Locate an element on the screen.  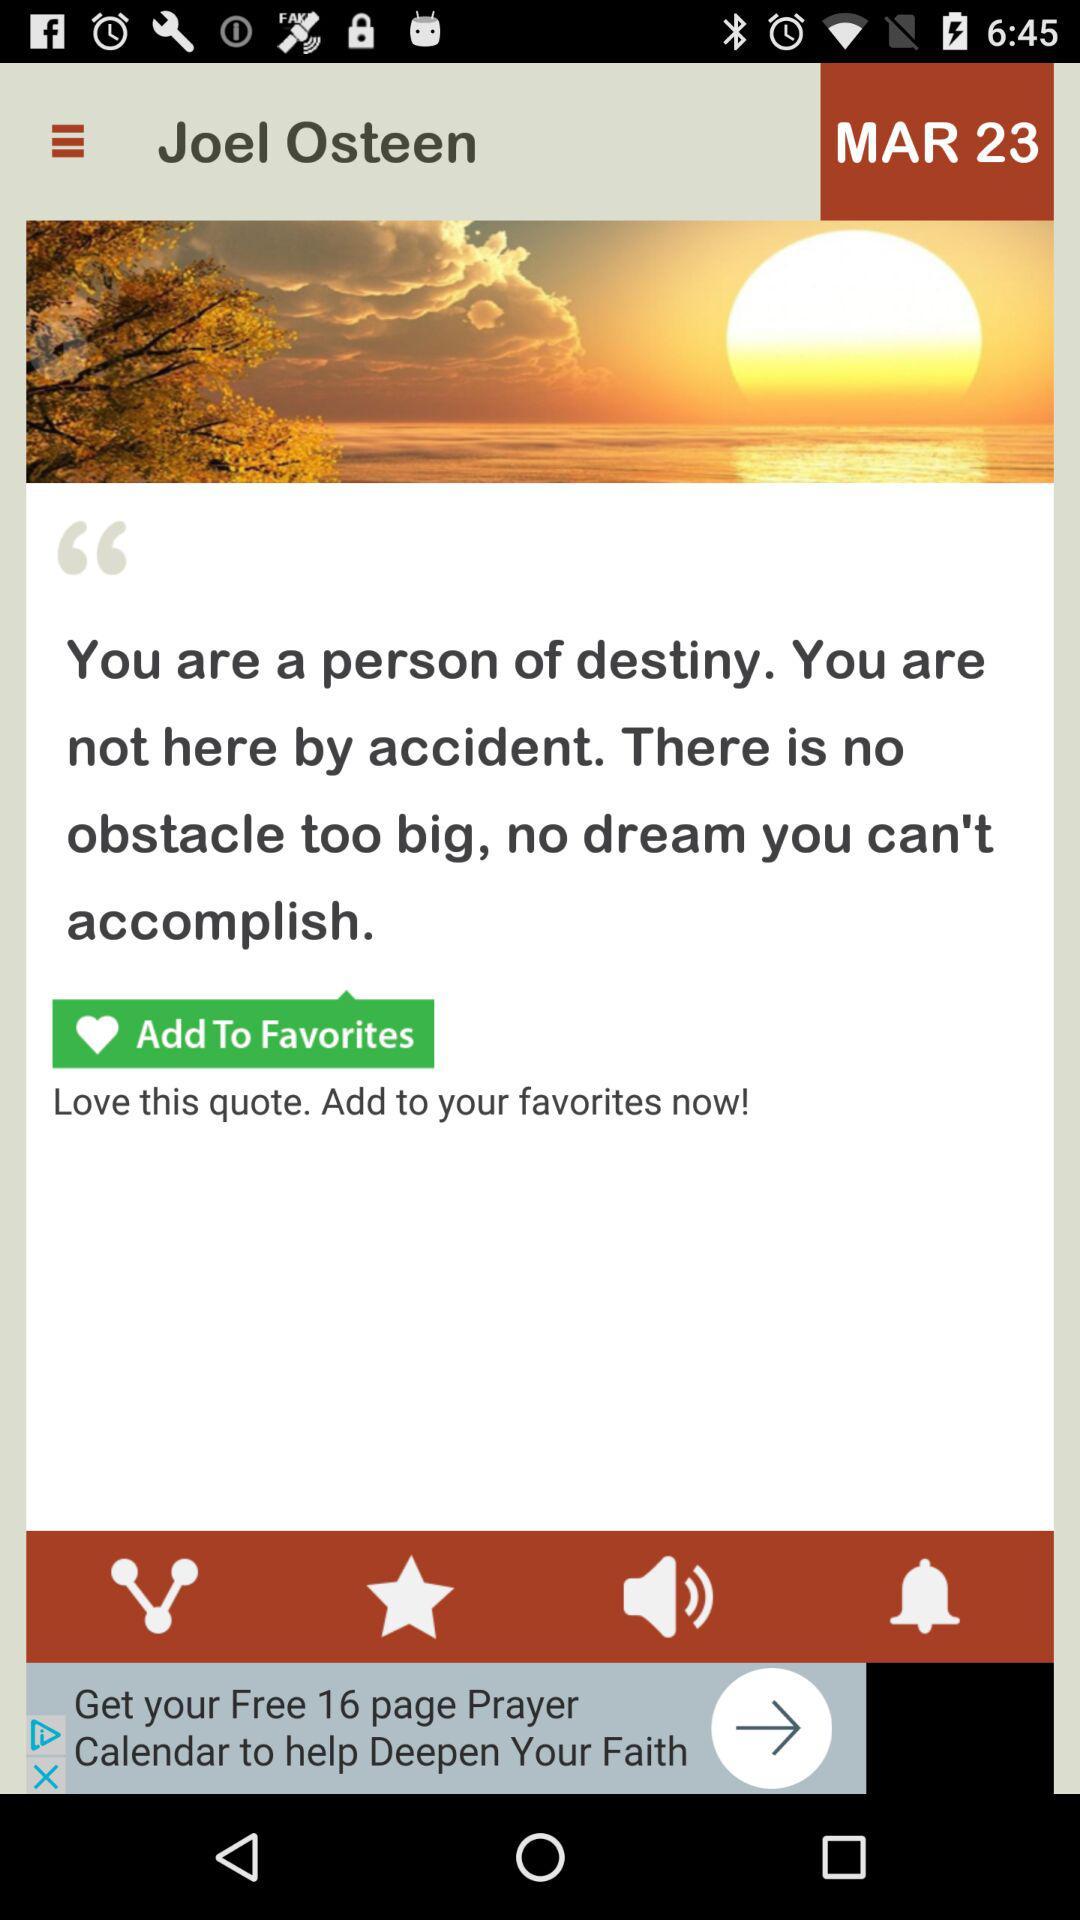
to favorites is located at coordinates (242, 1032).